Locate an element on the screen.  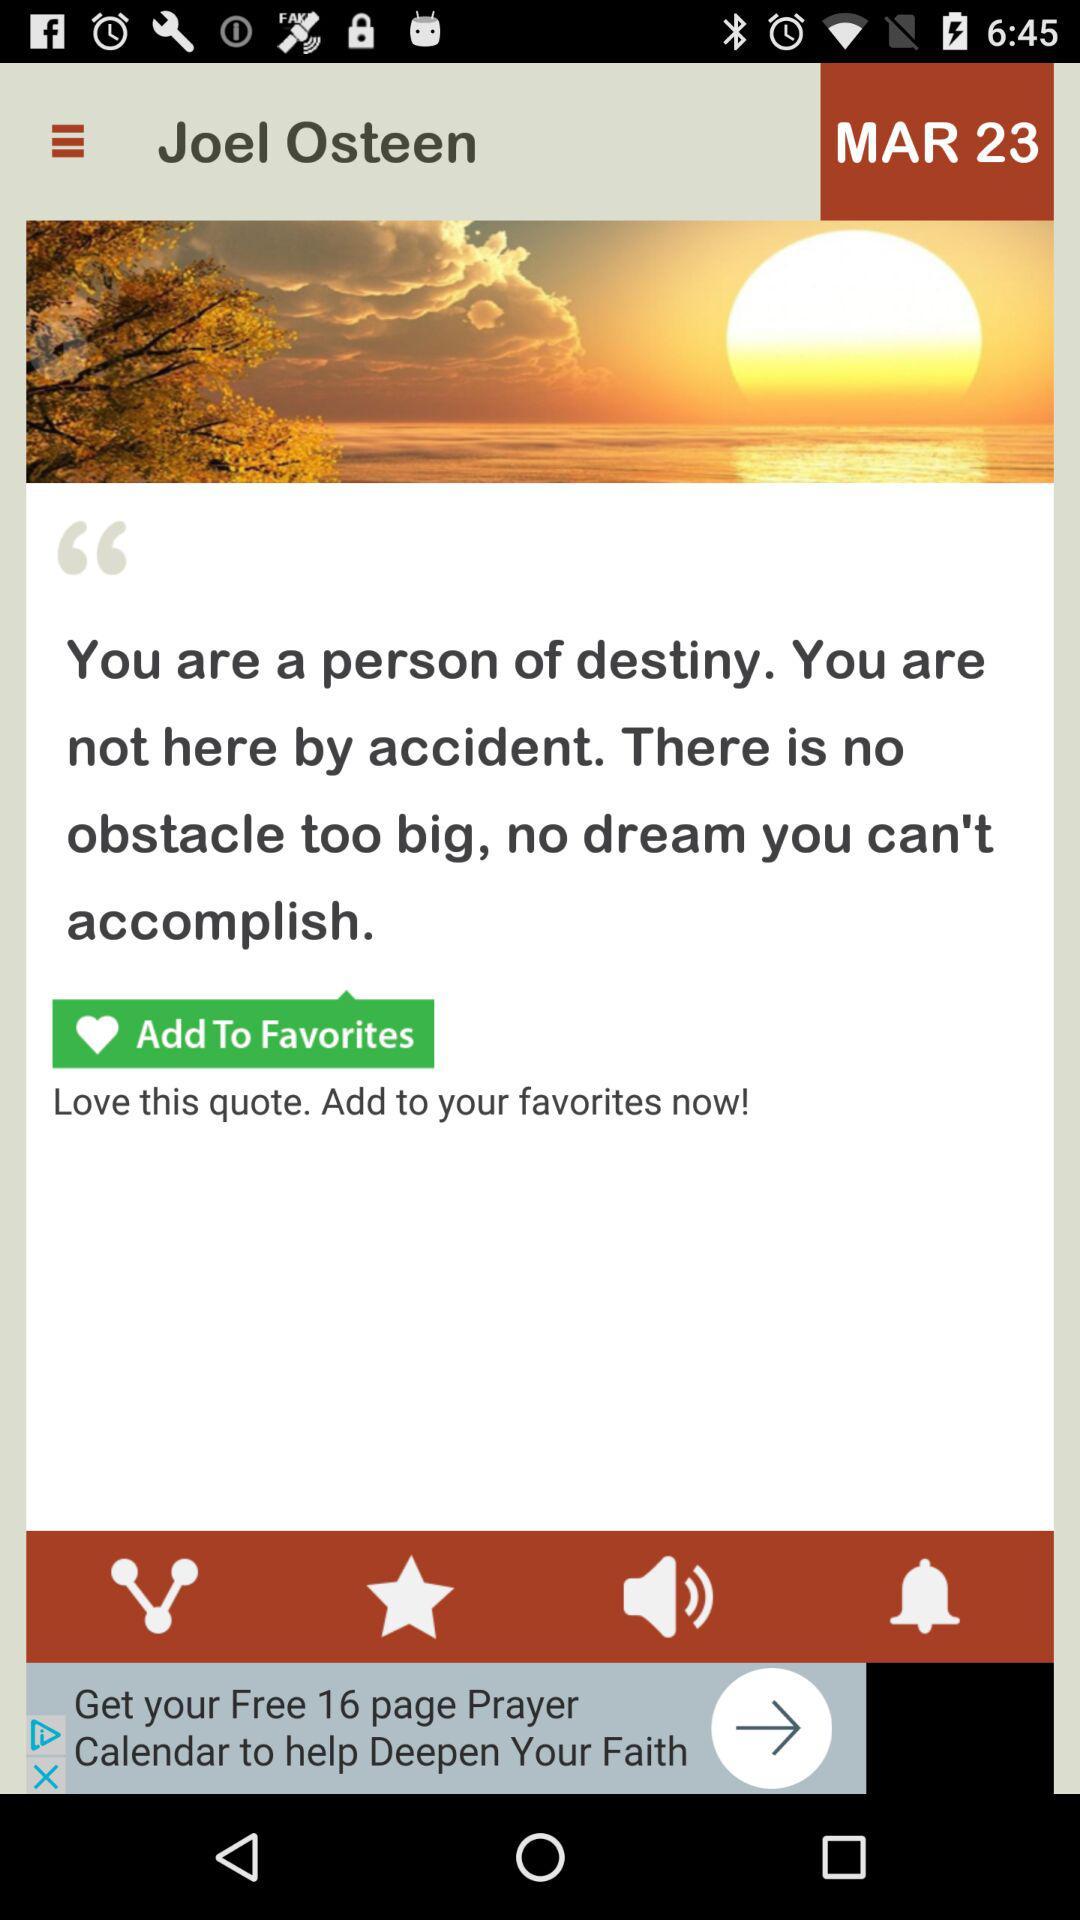
to favorites is located at coordinates (242, 1032).